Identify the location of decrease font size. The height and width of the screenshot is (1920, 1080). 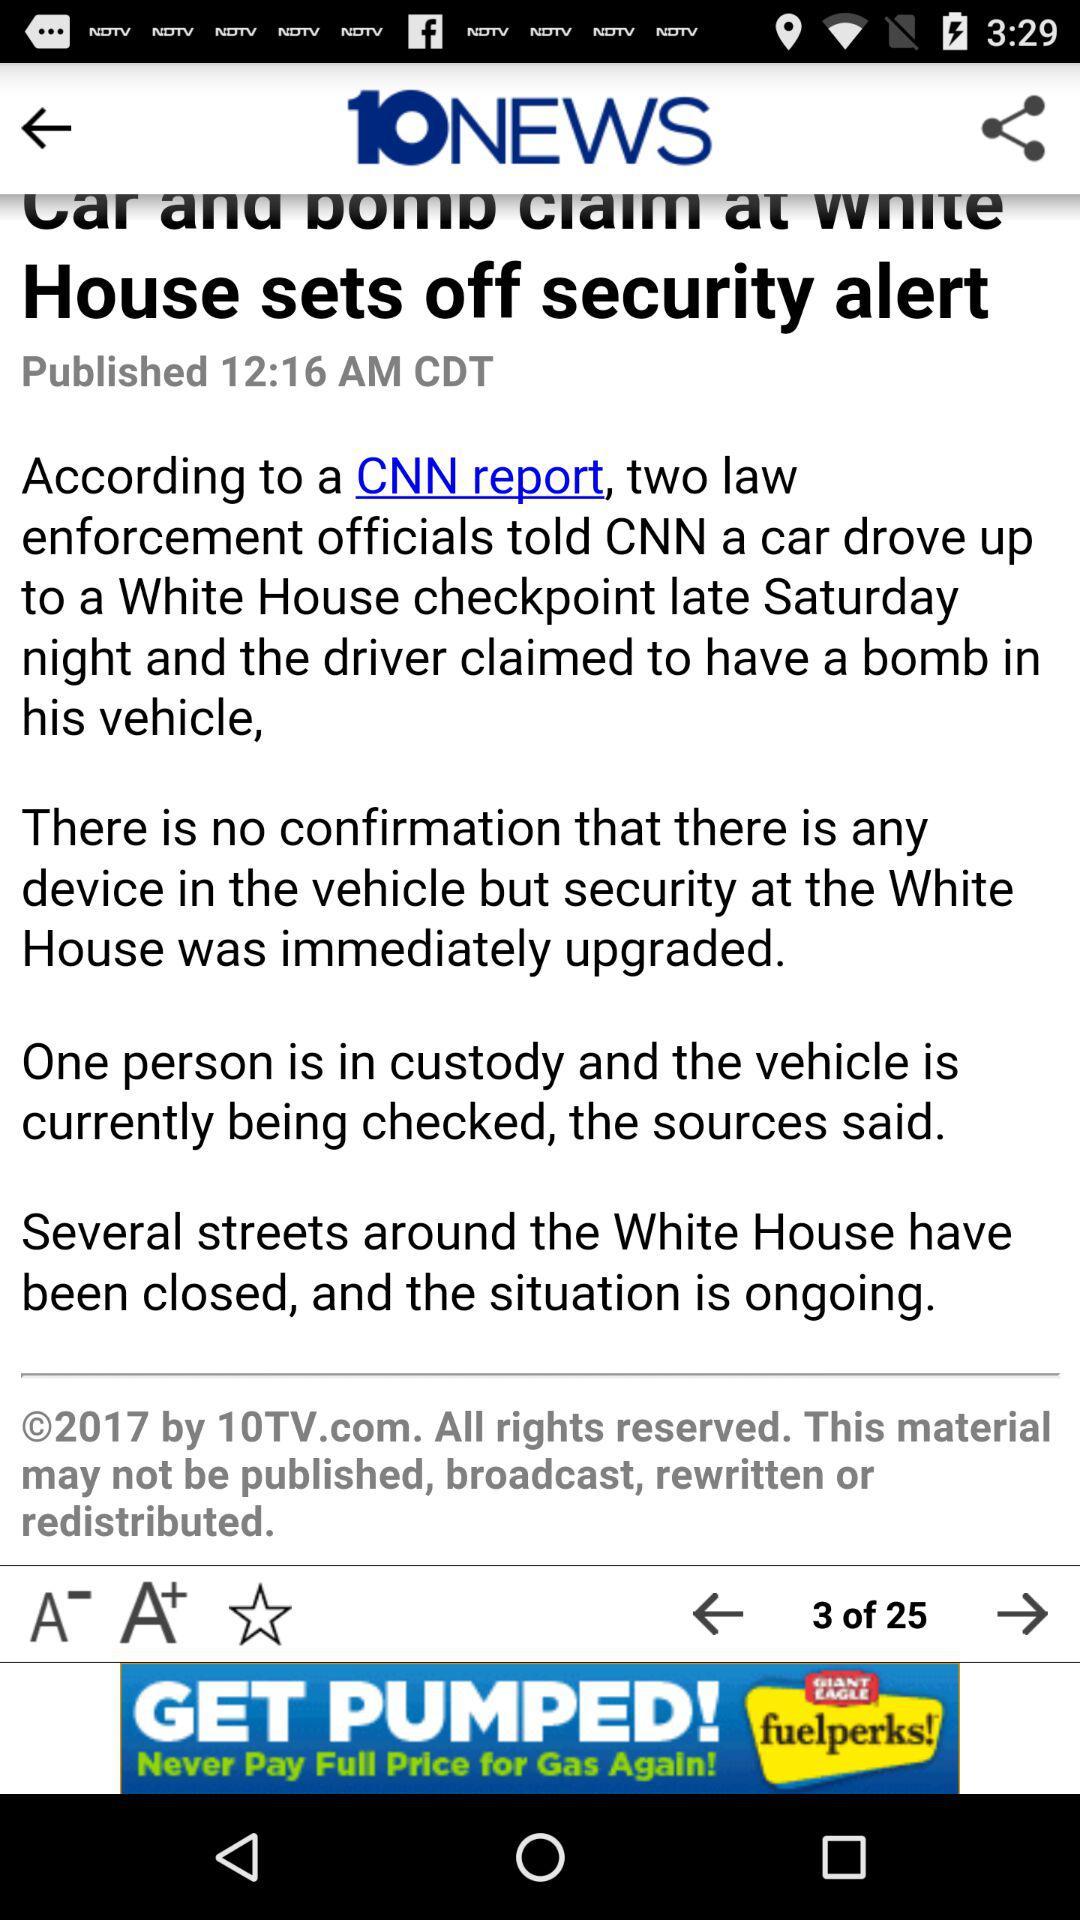
(56, 1613).